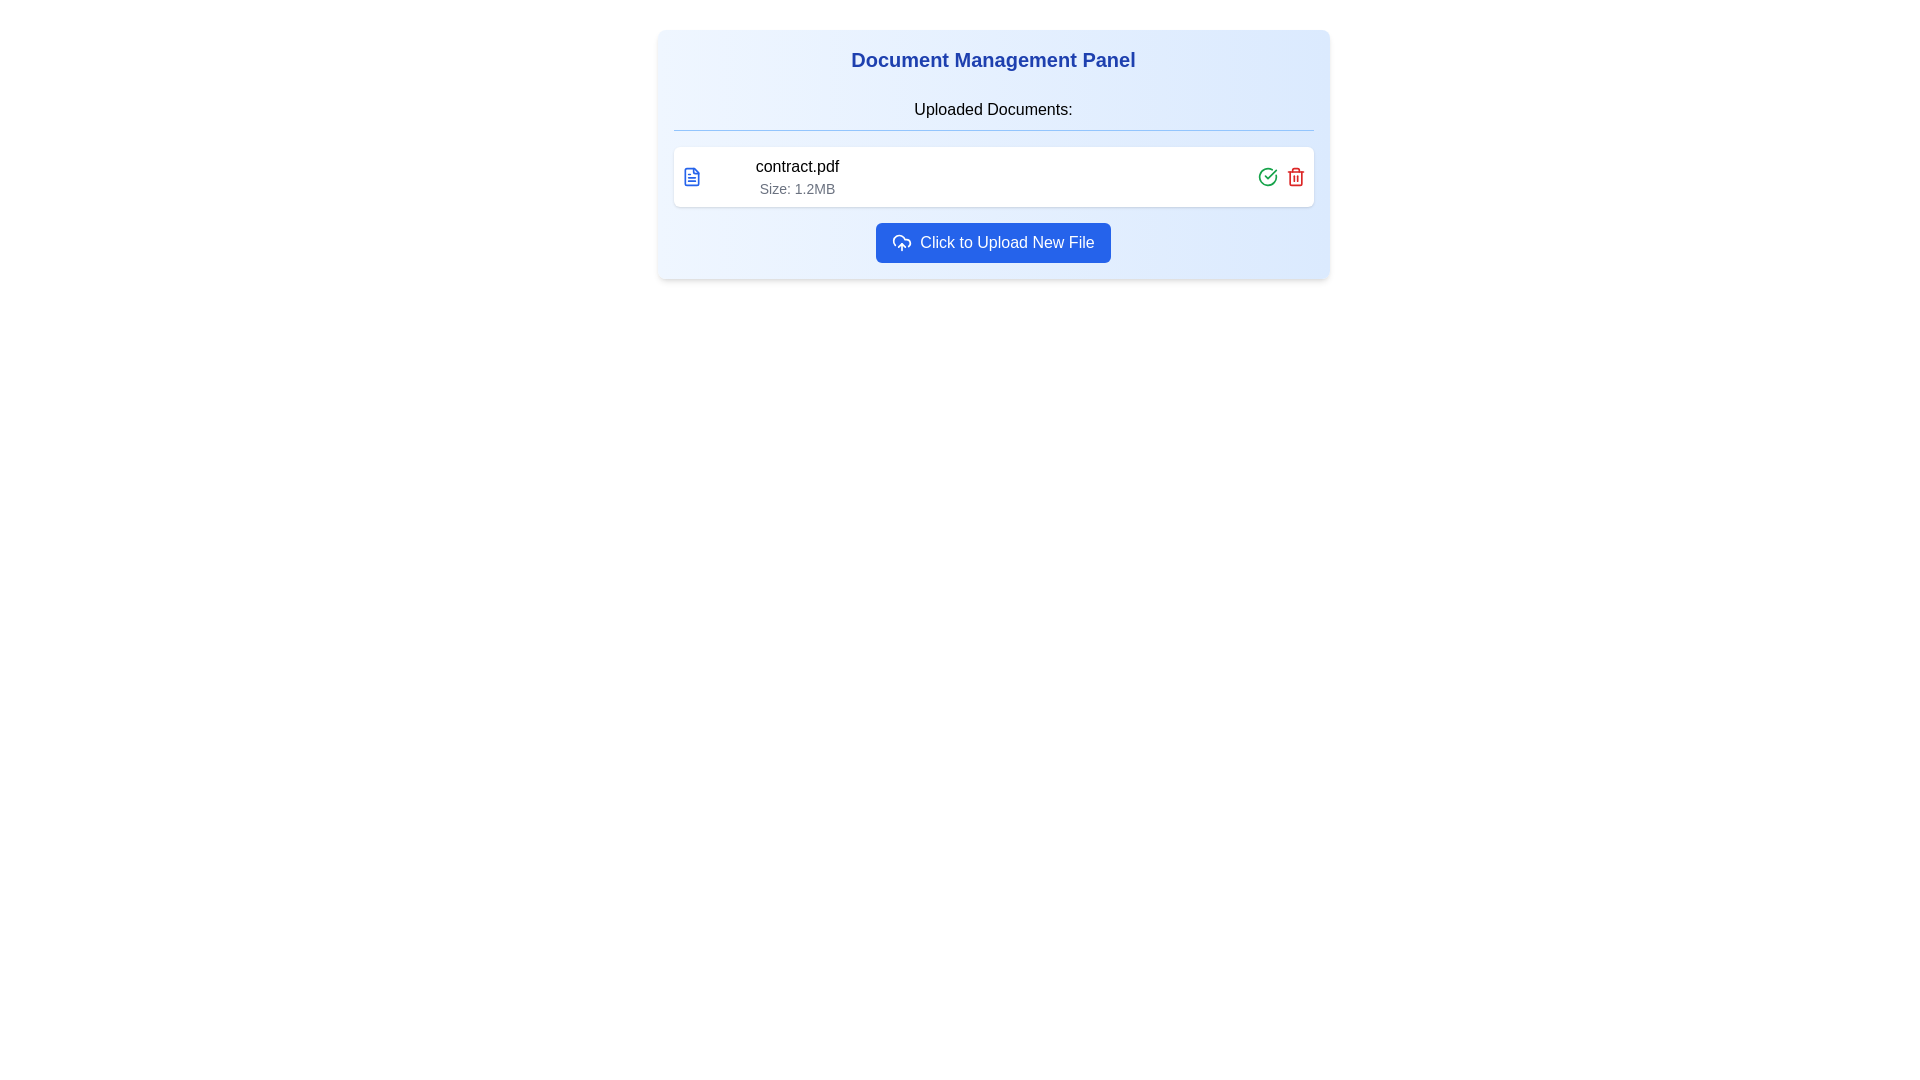 Image resolution: width=1920 pixels, height=1080 pixels. Describe the element at coordinates (691, 176) in the screenshot. I see `the blue SVG icon representing a file document located to the left of the text 'contract.pdf' in the 'Uploaded Documents' section` at that location.